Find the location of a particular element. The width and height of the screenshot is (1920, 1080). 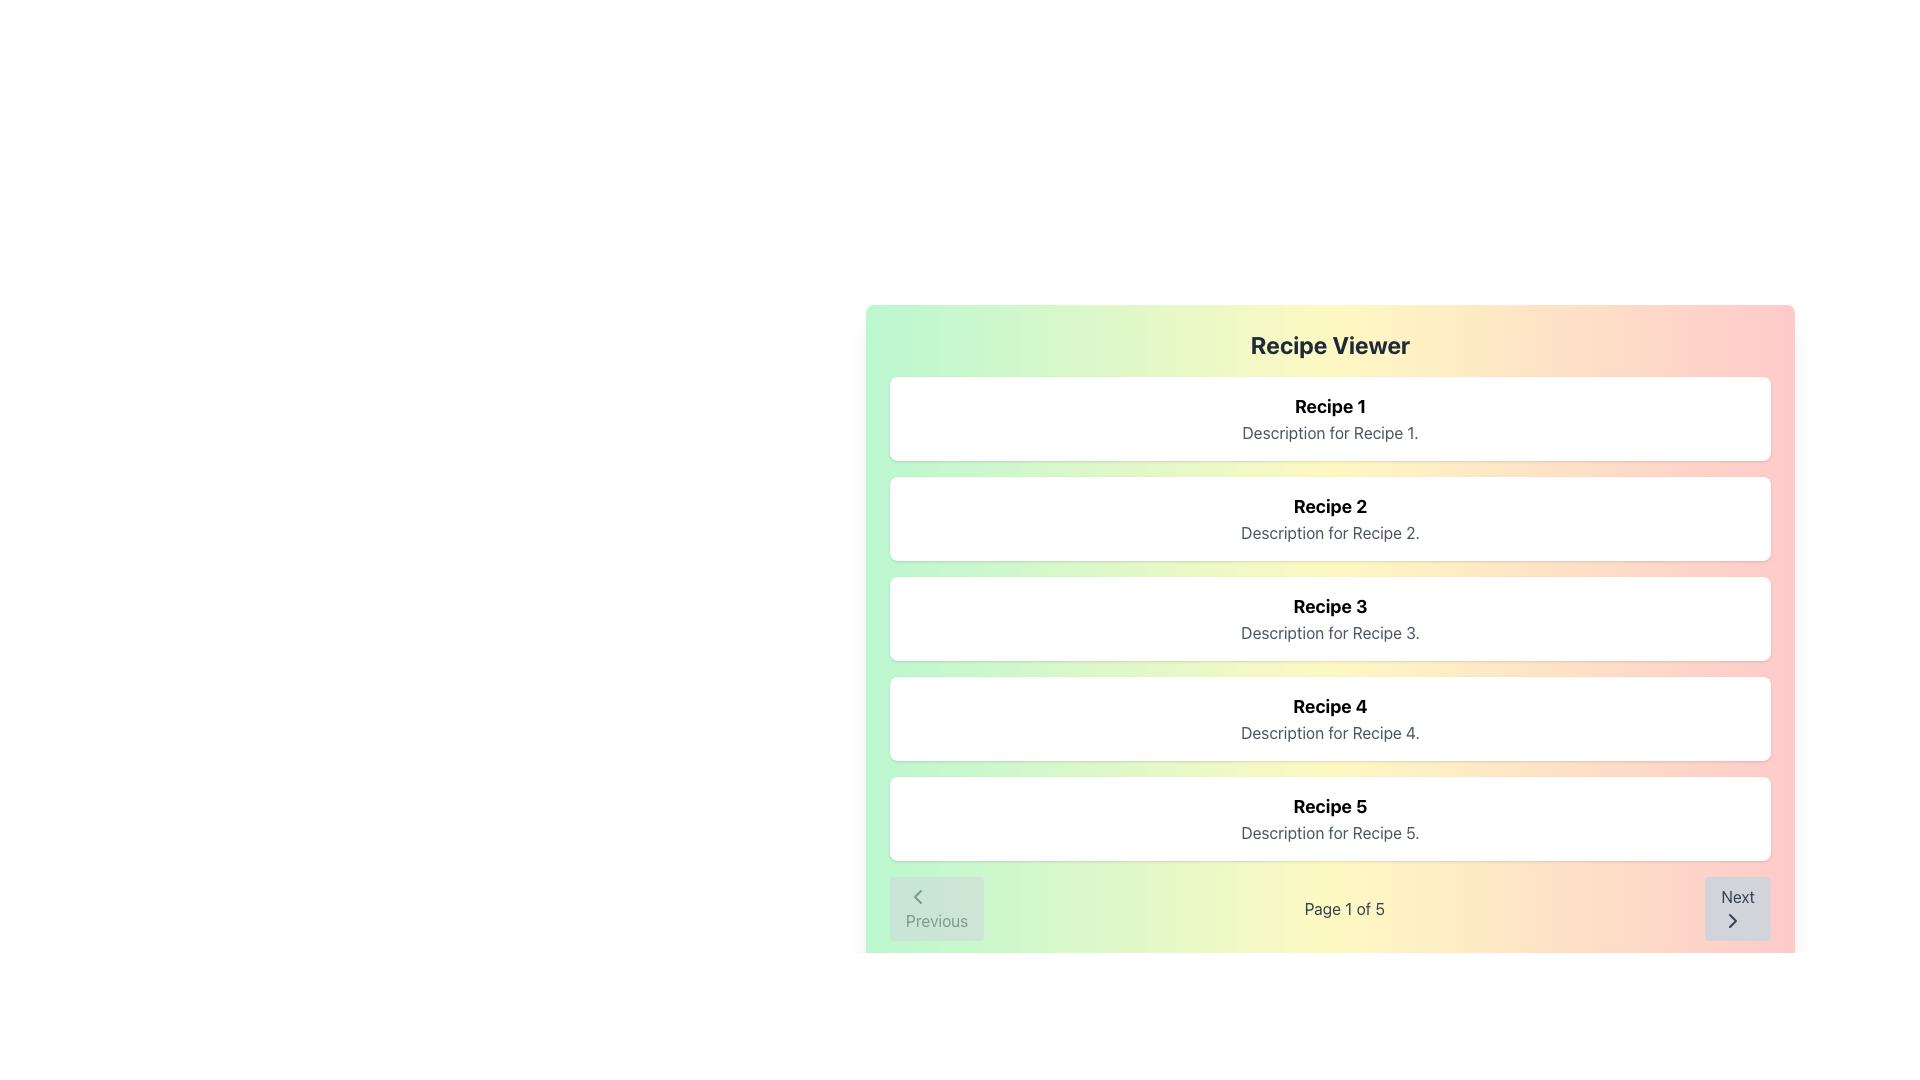

the left-pointing chevron arrow icon within the soft green 'Previous' button located in the bottom-left corner is located at coordinates (916, 896).